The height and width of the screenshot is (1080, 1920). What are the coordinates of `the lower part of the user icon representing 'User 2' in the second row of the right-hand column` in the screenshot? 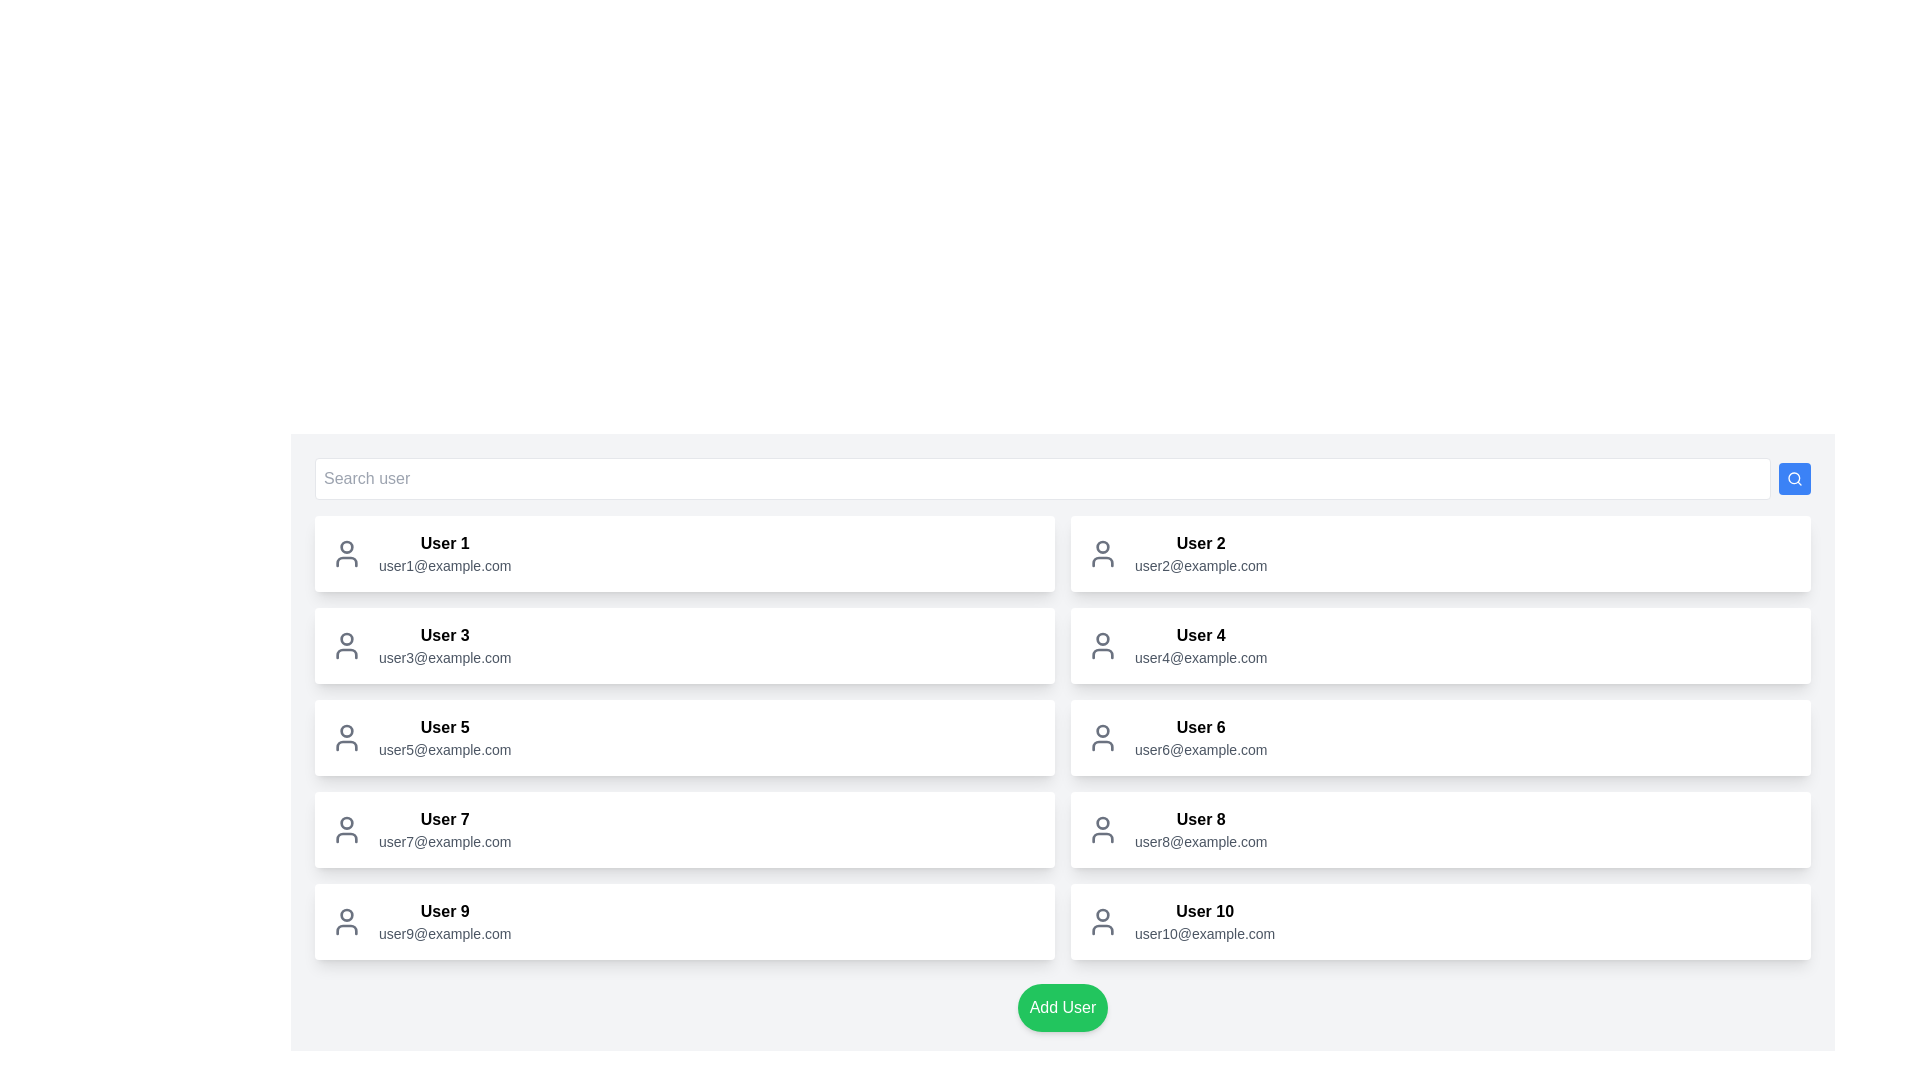 It's located at (1102, 562).